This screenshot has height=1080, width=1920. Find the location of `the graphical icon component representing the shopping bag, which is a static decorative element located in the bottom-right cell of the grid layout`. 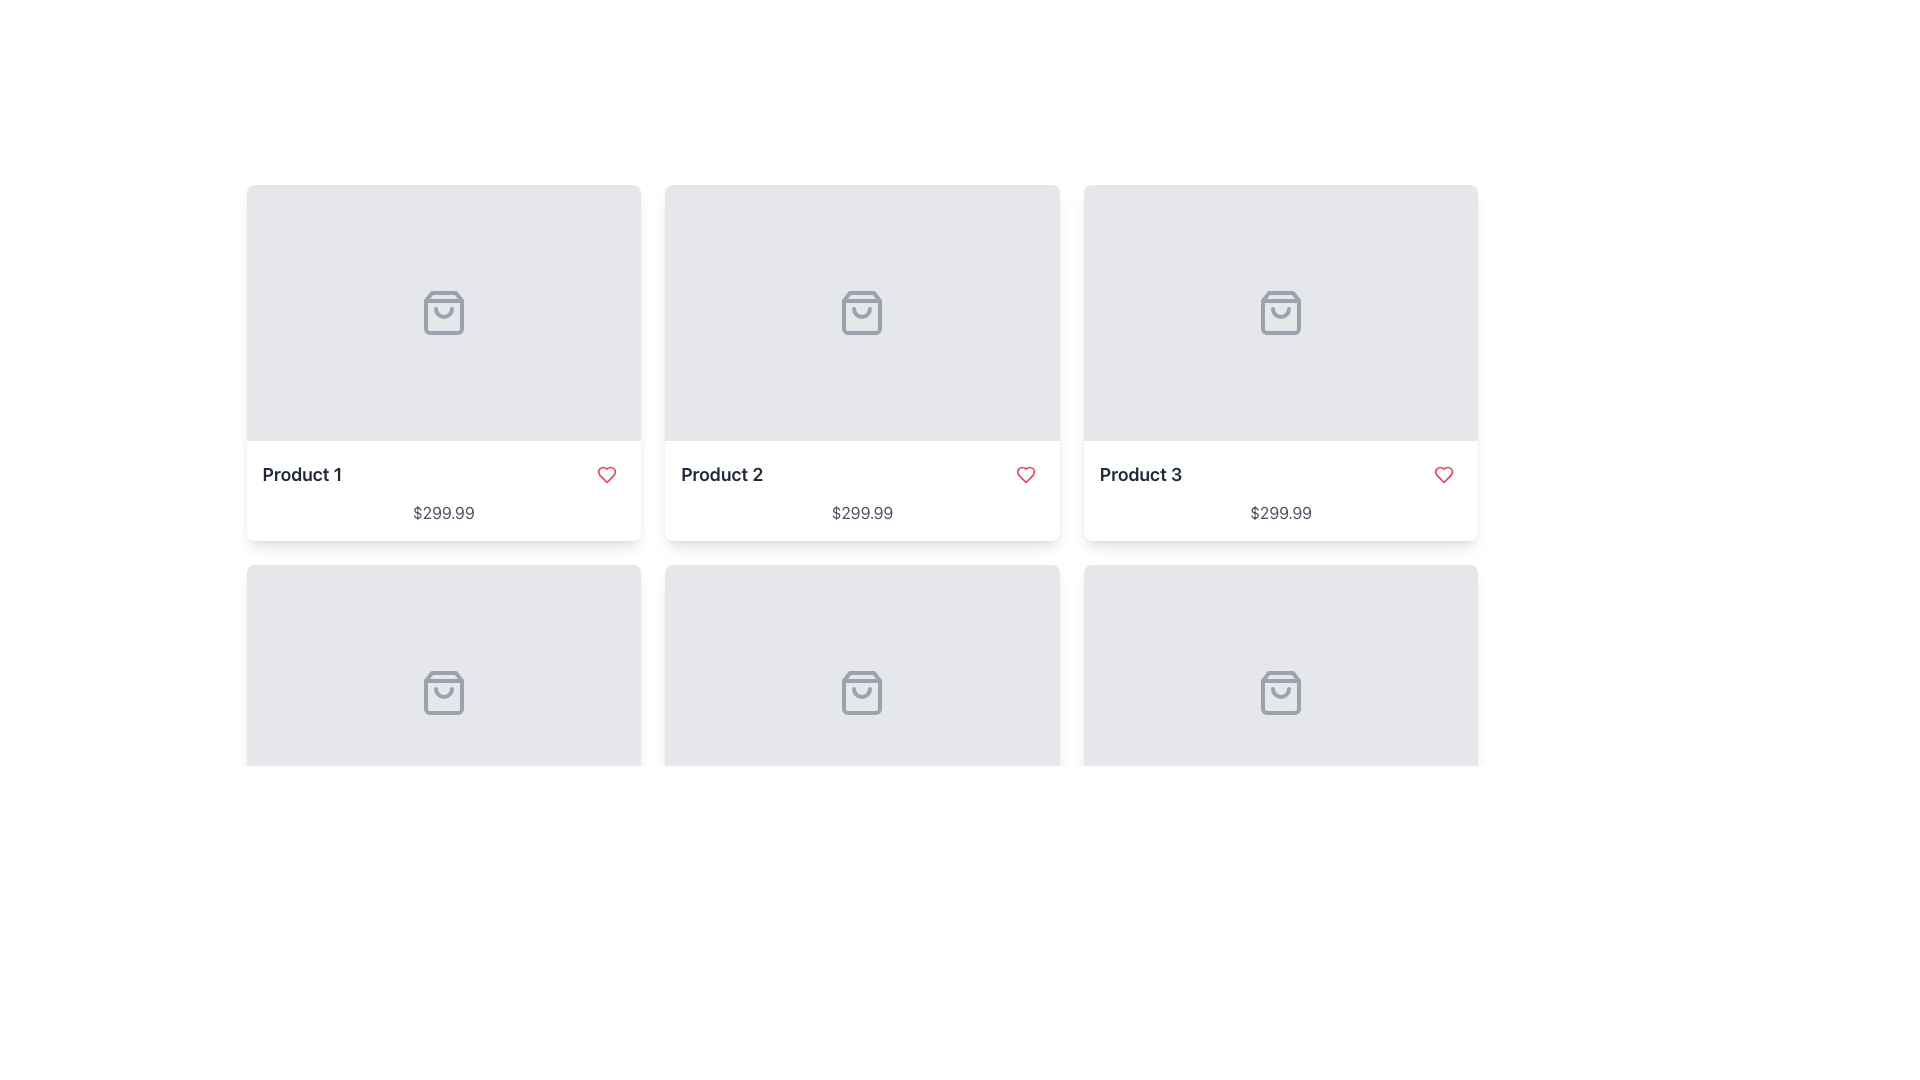

the graphical icon component representing the shopping bag, which is a static decorative element located in the bottom-right cell of the grid layout is located at coordinates (1281, 692).